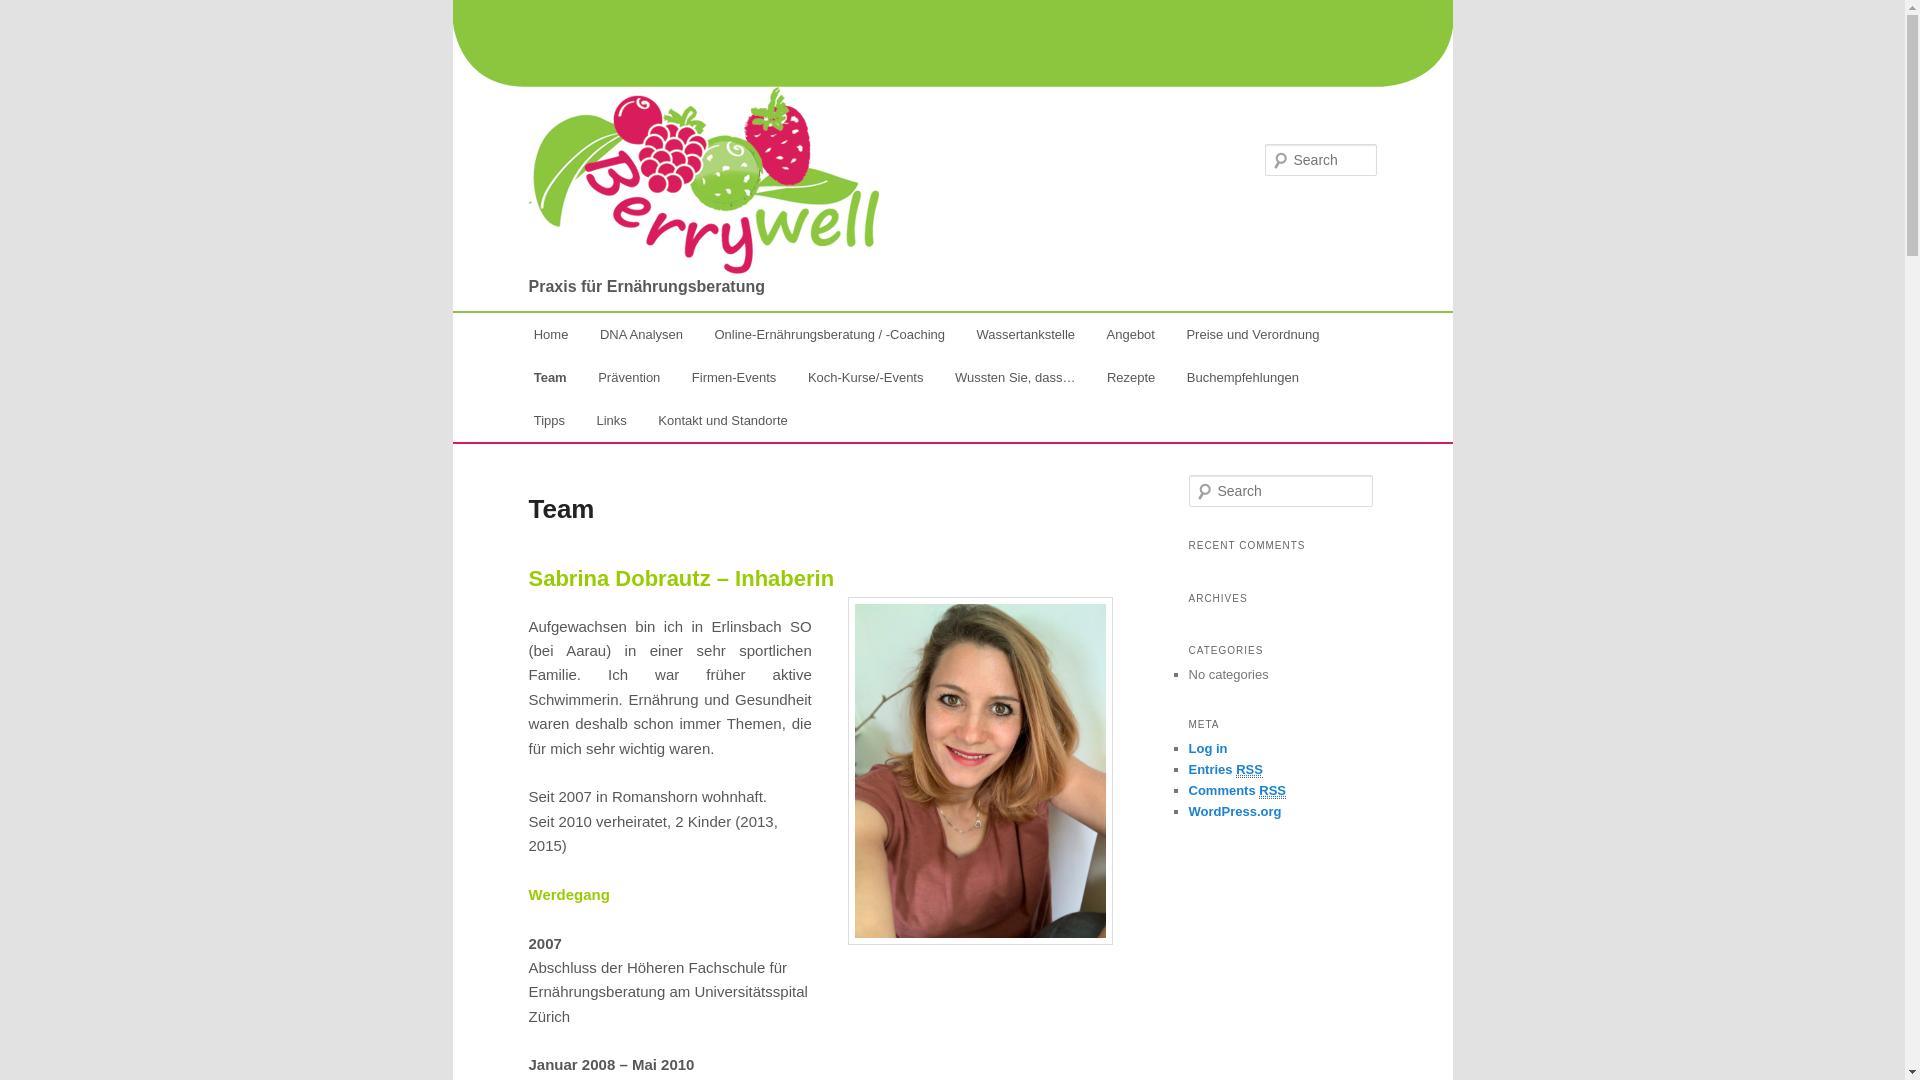  What do you see at coordinates (733, 377) in the screenshot?
I see `'Firmen-Events'` at bounding box center [733, 377].